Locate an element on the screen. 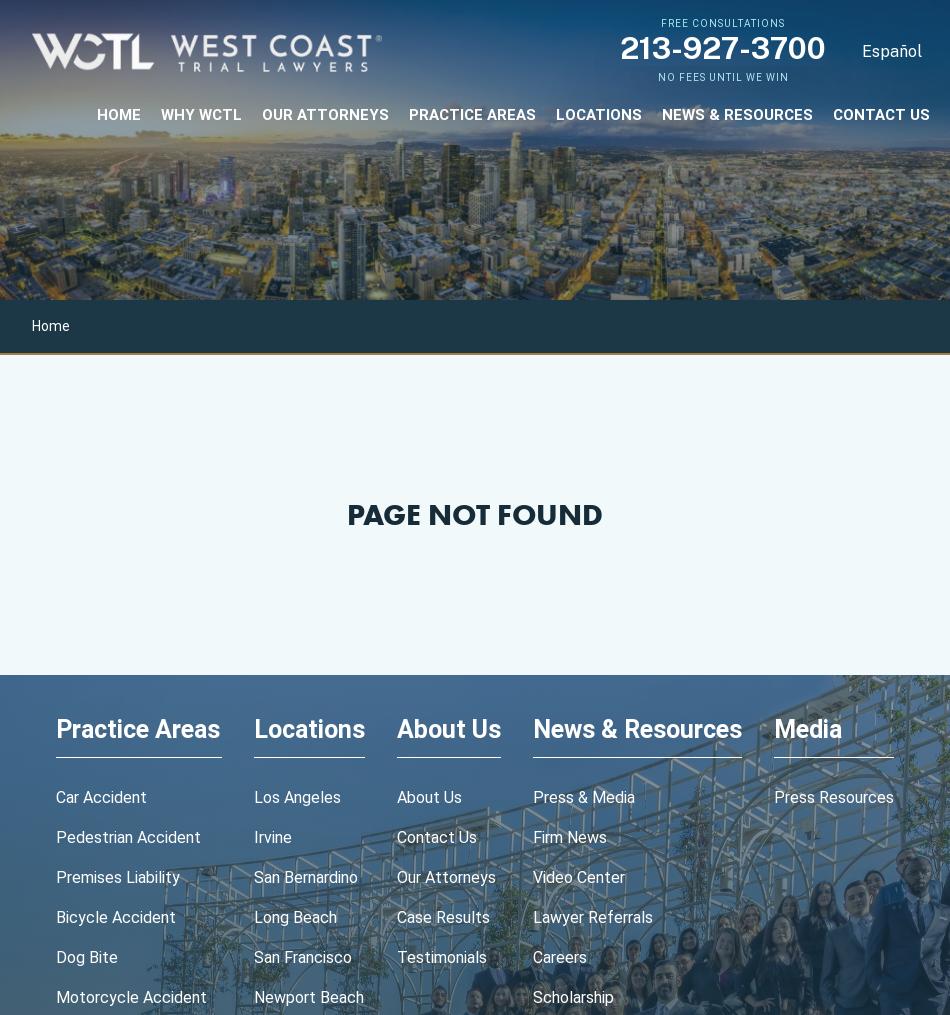  'our attorneys' is located at coordinates (324, 113).